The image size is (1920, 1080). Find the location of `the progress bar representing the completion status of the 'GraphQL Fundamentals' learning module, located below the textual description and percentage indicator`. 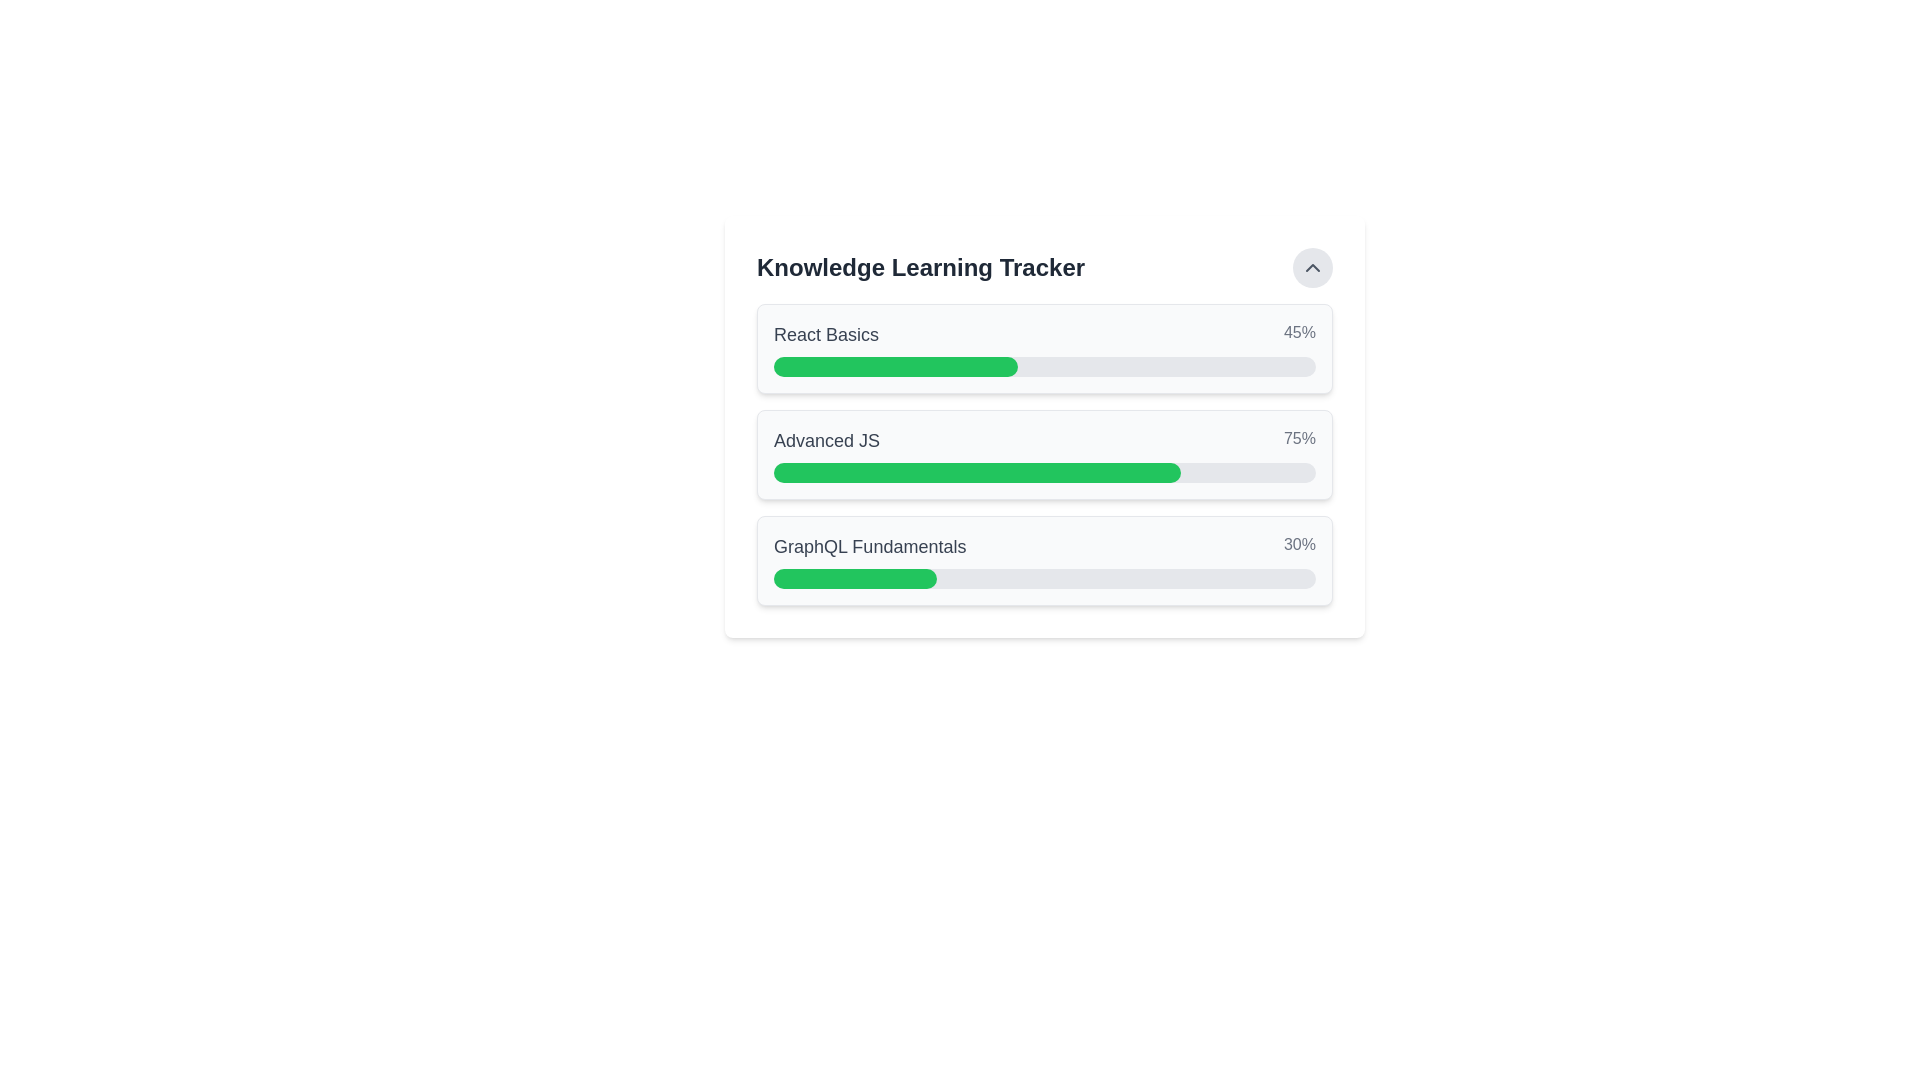

the progress bar representing the completion status of the 'GraphQL Fundamentals' learning module, located below the textual description and percentage indicator is located at coordinates (1044, 578).